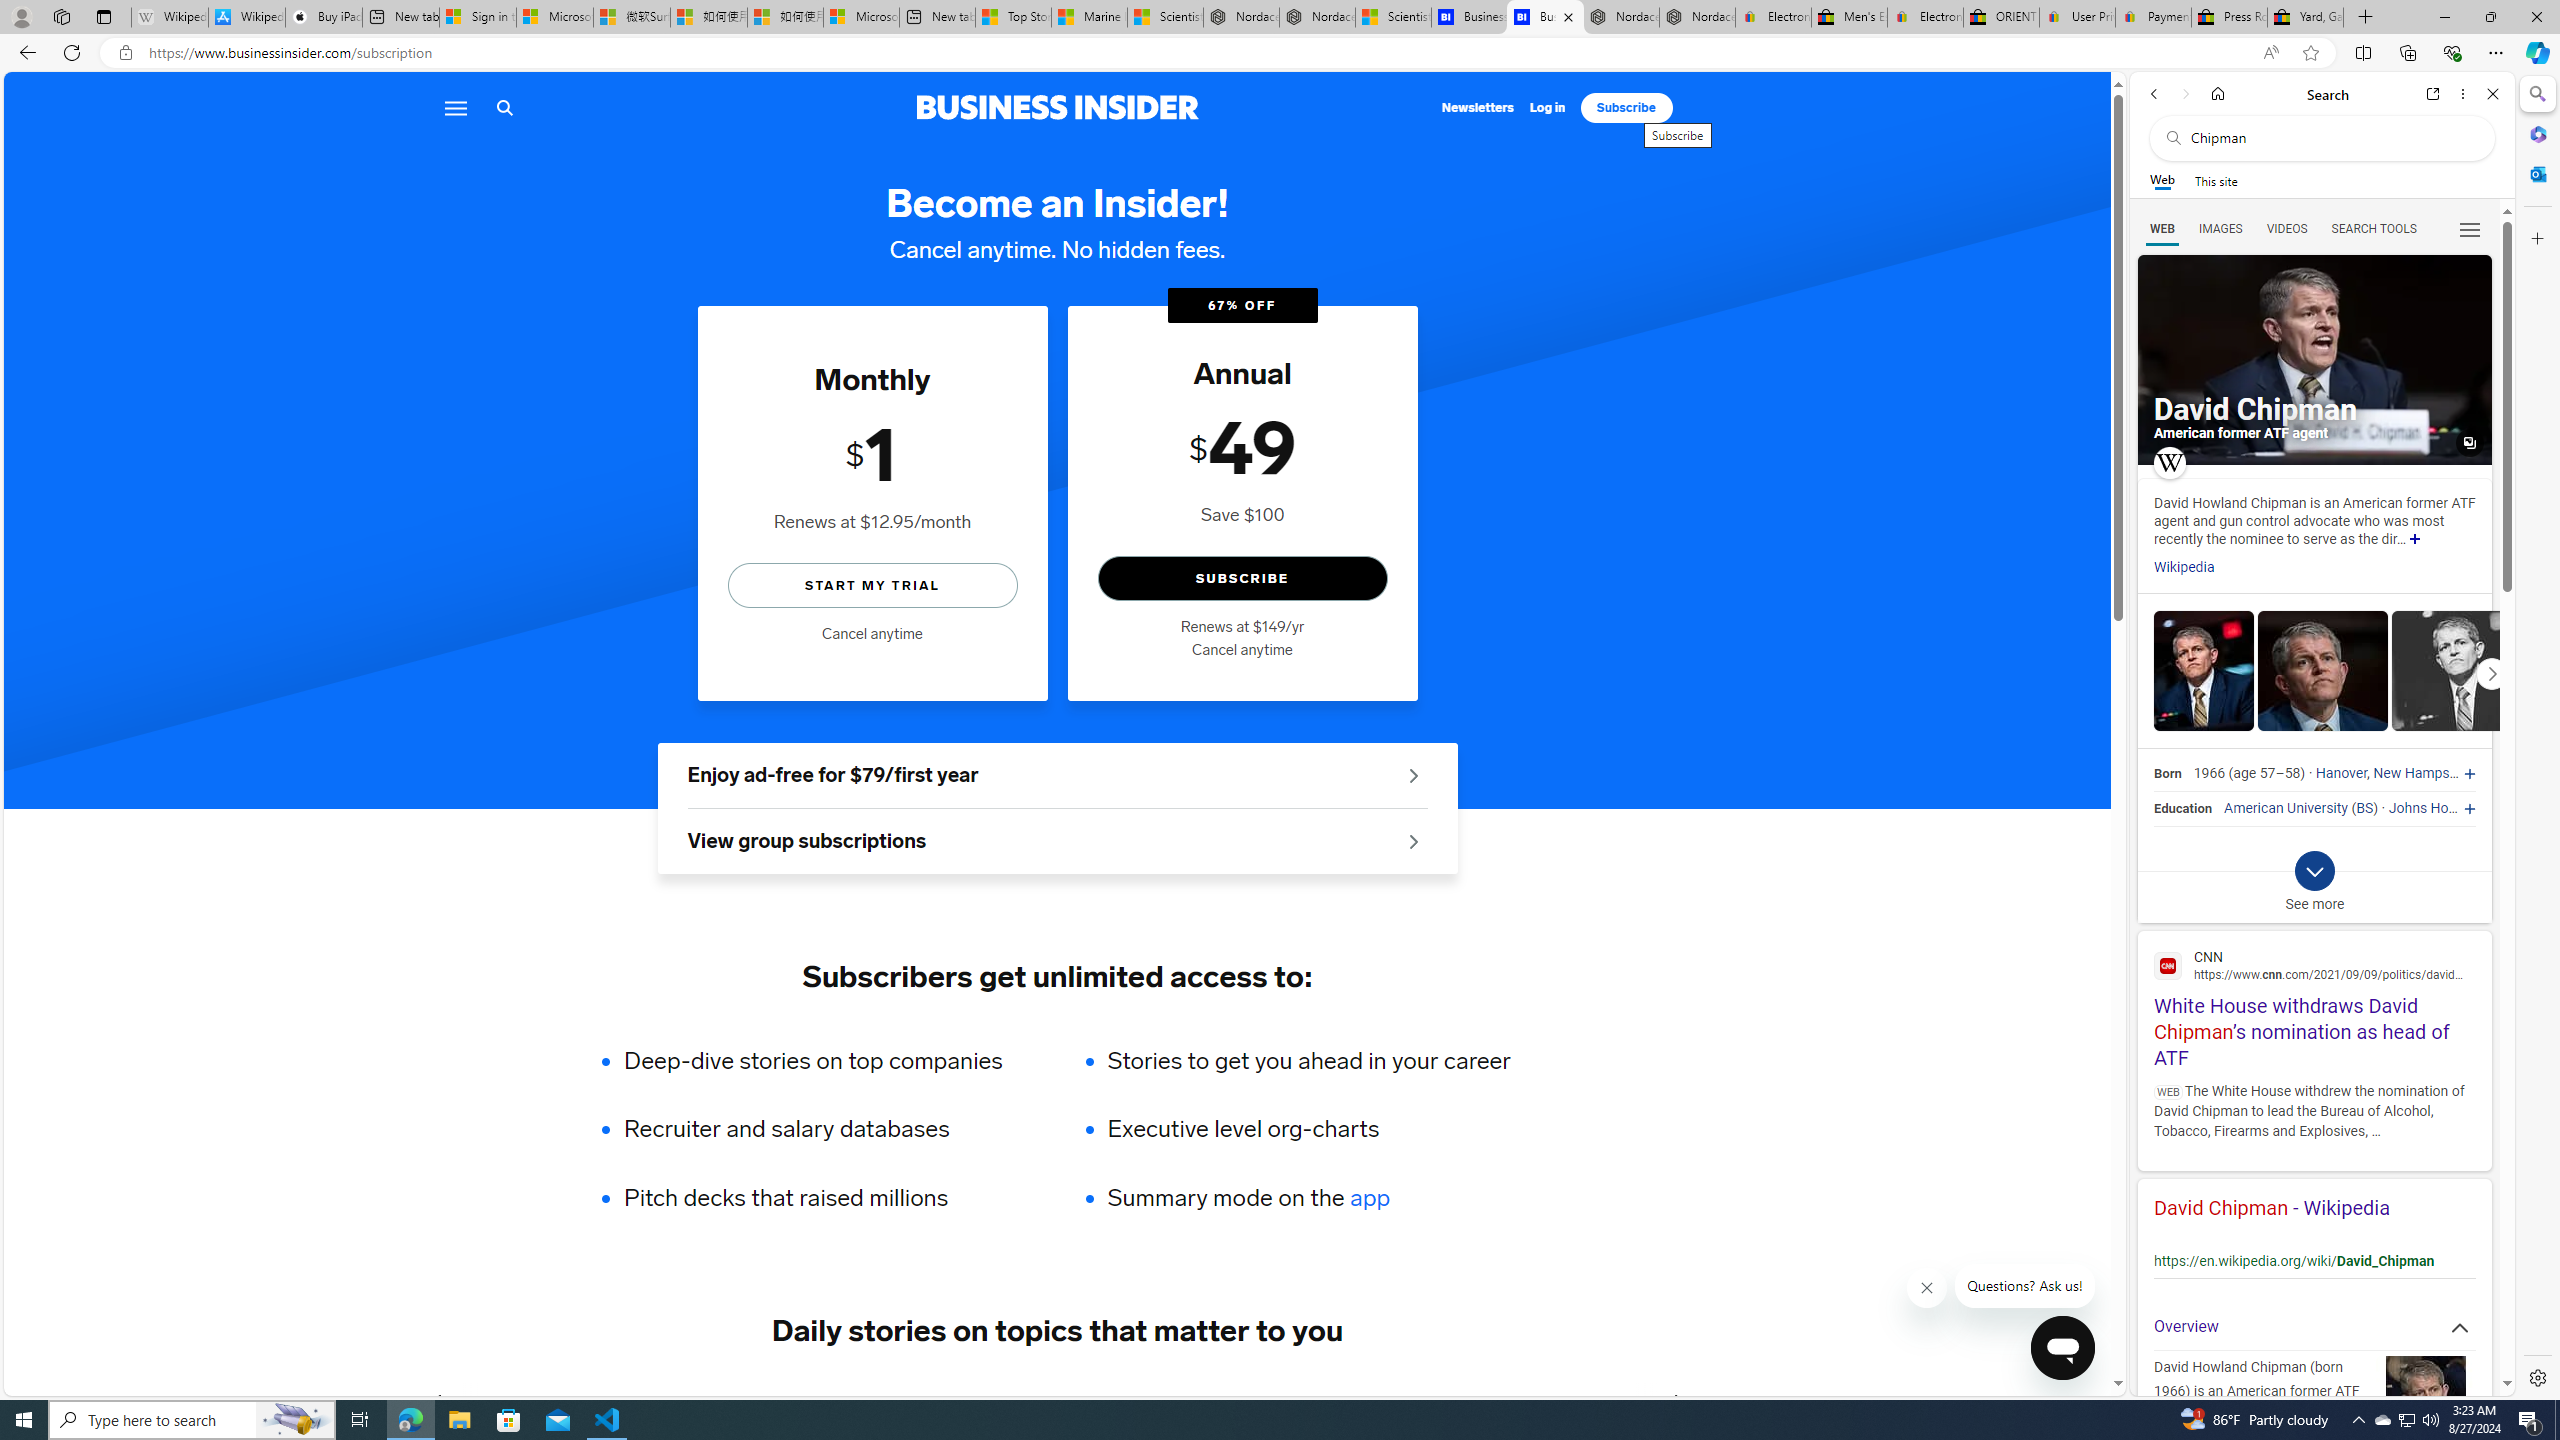 This screenshot has width=2560, height=1440. I want to click on 'Class: sc-1k07fow-1 cbnSms', so click(2062, 1347).